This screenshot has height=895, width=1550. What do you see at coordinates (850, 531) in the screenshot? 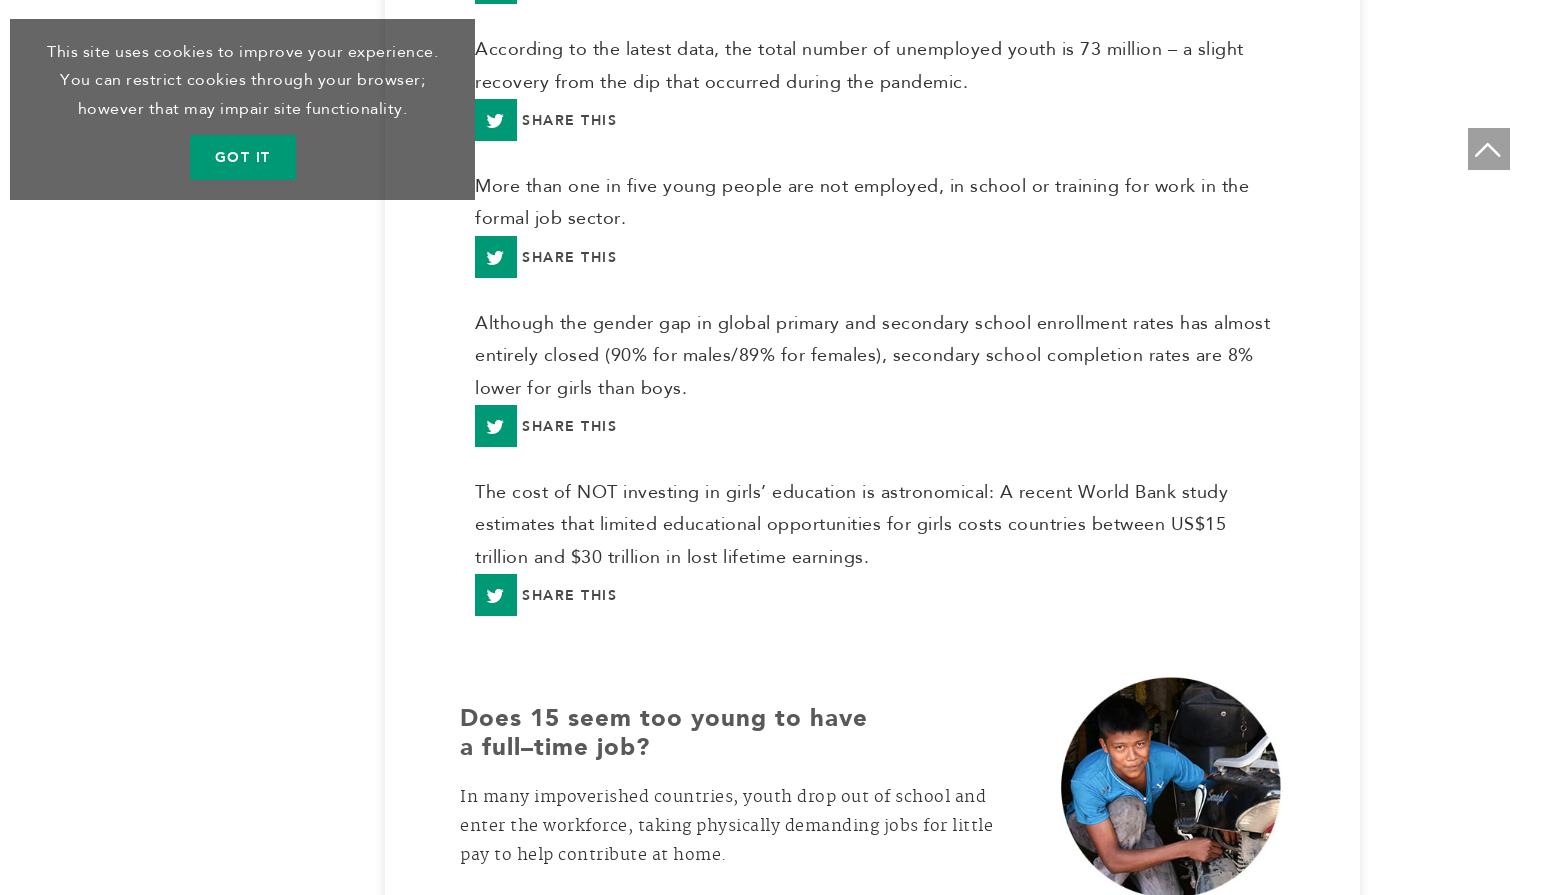
I see `'The cost of NOT investing in girls’ education is astronomical: A recent World Bank study estimates that limited educational opportunities for girls costs countries between US$15 trillion and $30 trillion in lost lifetime earnings.'` at bounding box center [850, 531].